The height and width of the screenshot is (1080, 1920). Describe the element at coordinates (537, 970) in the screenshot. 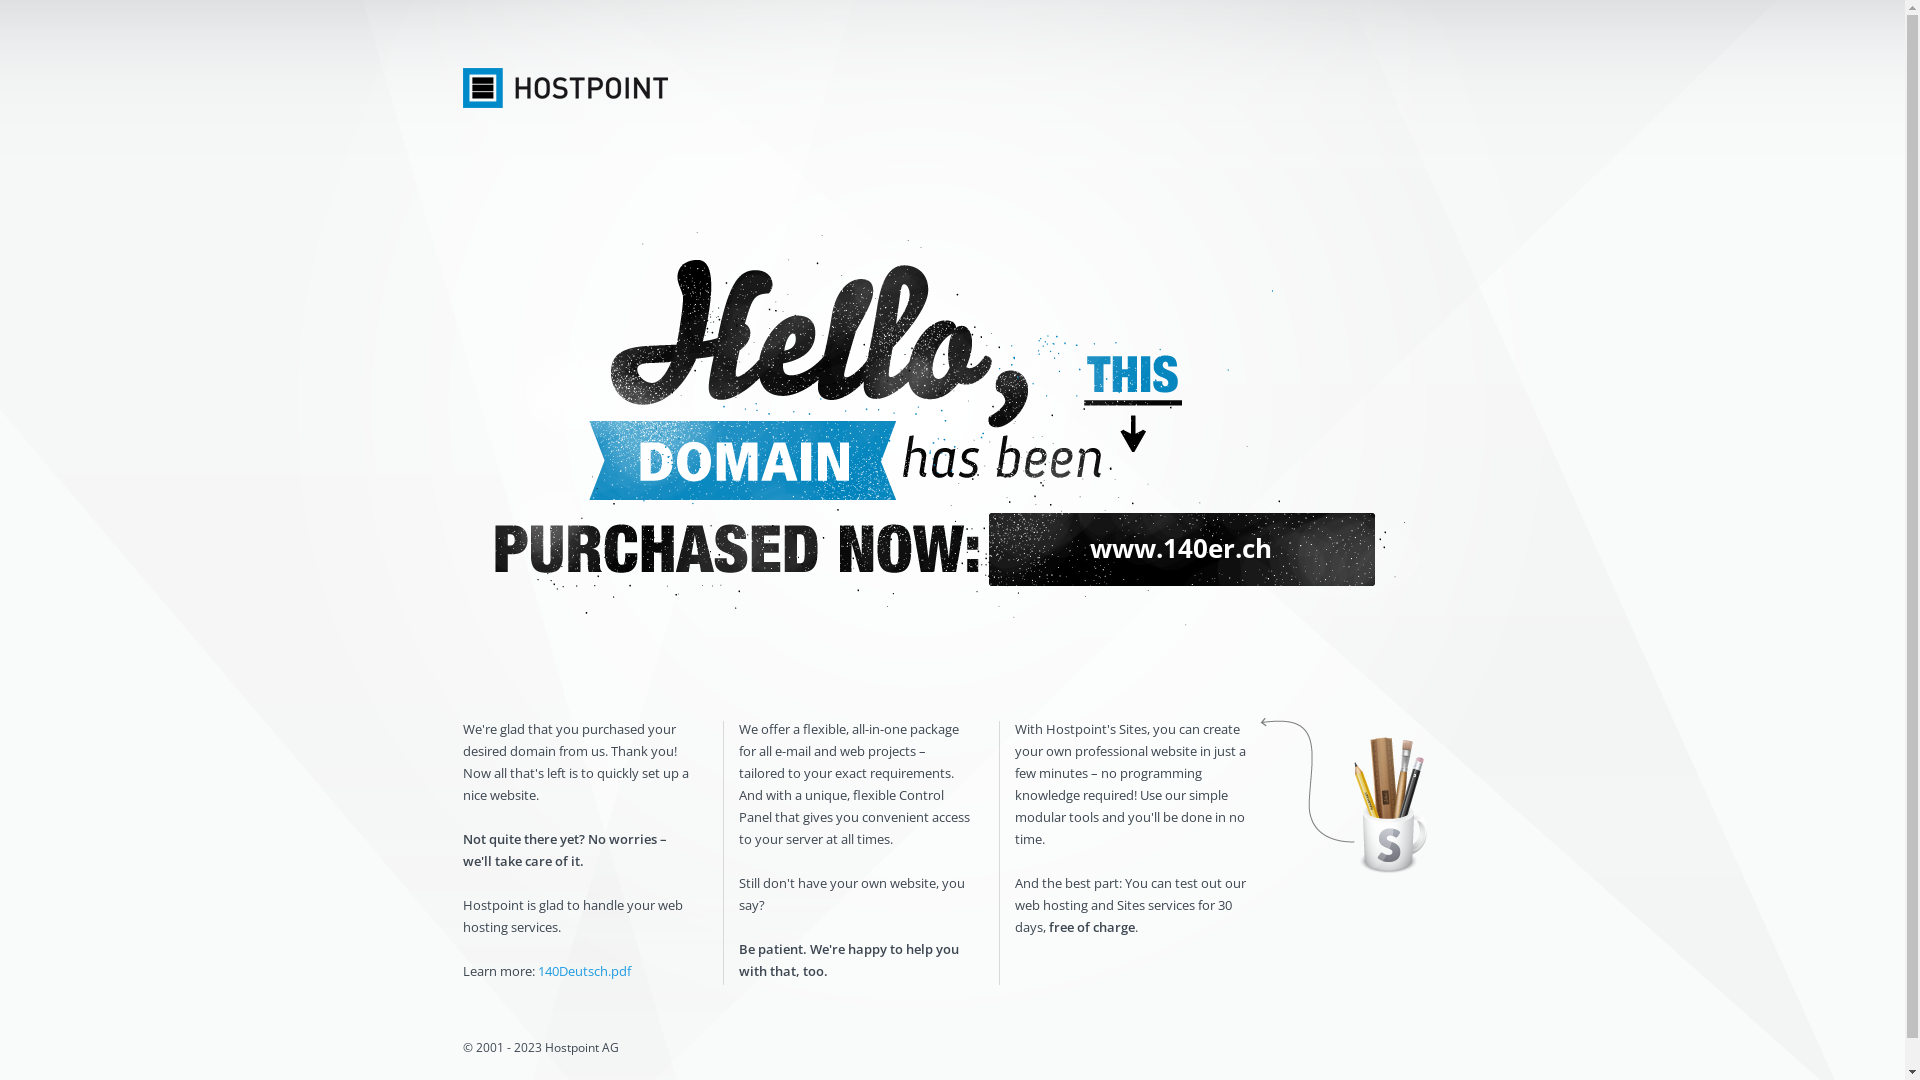

I see `'140Deutsch.pdf'` at that location.